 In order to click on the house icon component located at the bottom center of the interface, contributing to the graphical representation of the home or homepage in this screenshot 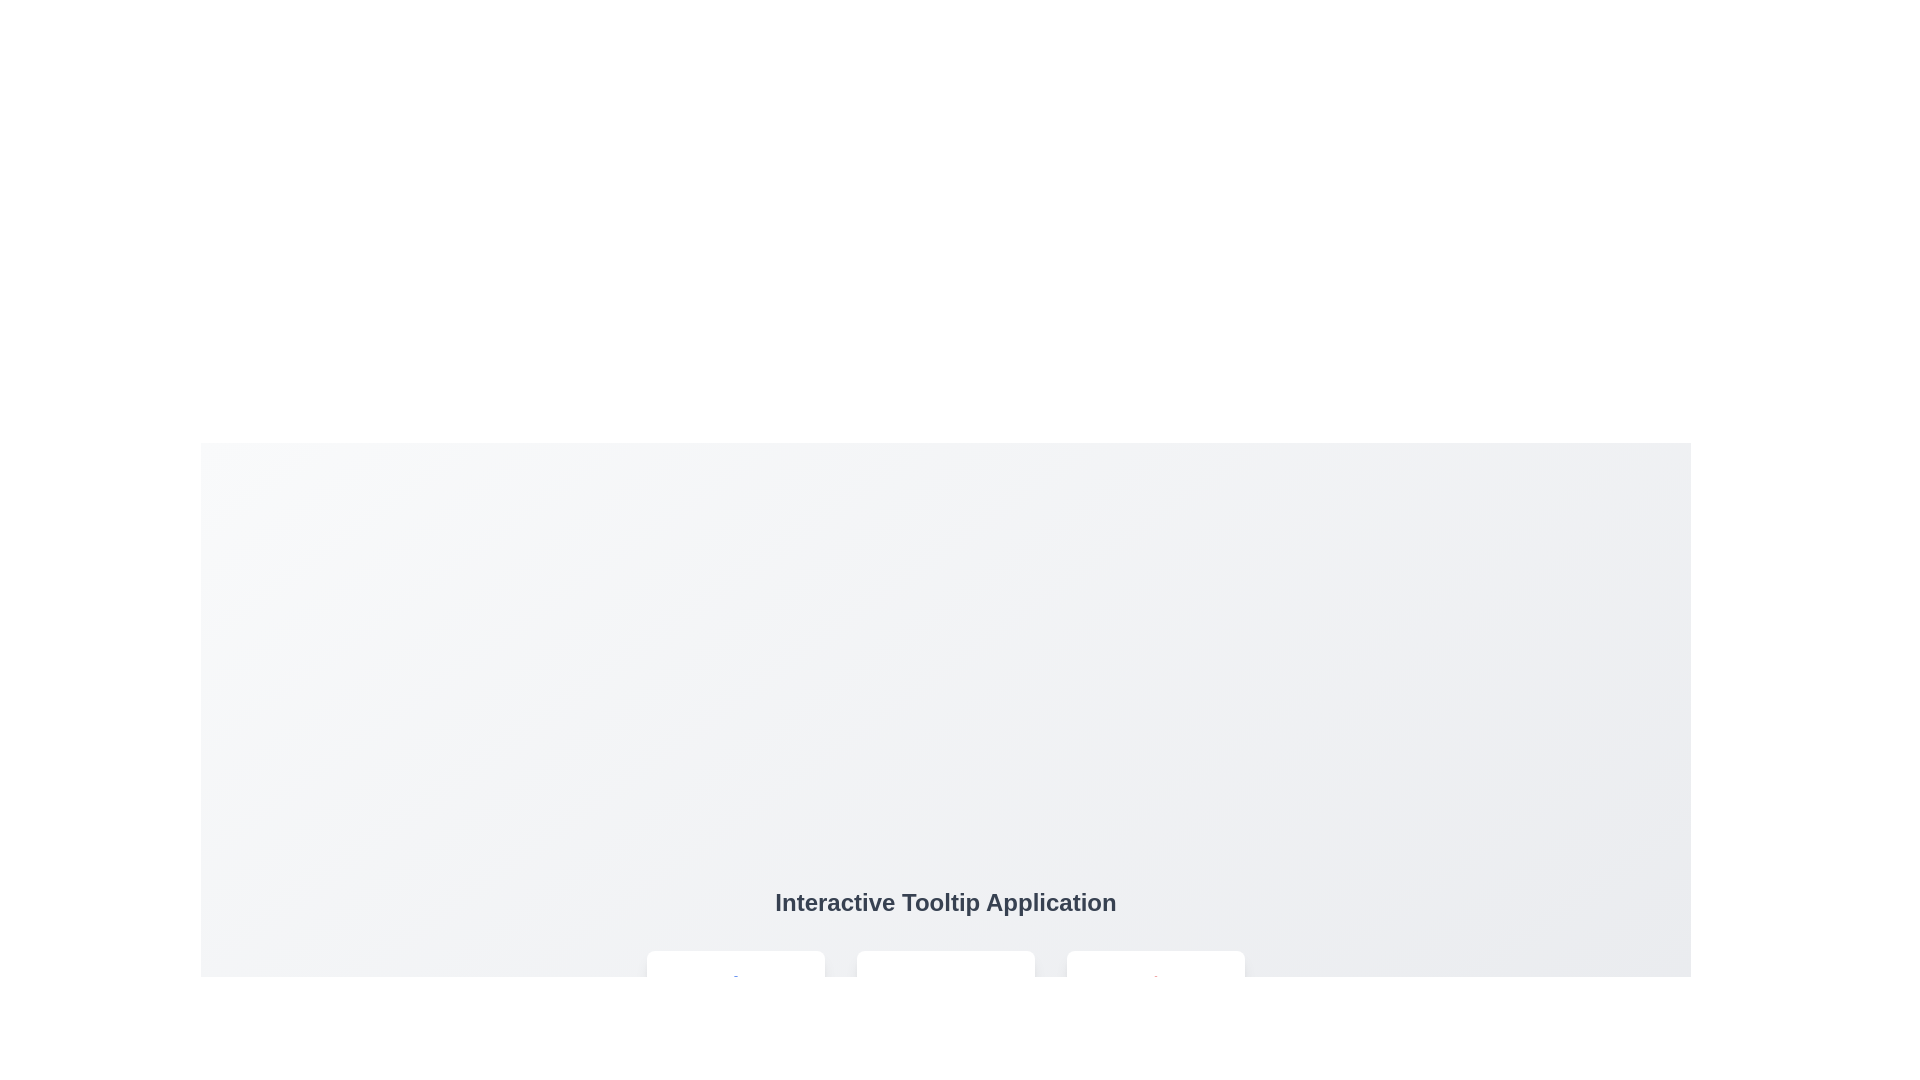, I will do `click(734, 992)`.